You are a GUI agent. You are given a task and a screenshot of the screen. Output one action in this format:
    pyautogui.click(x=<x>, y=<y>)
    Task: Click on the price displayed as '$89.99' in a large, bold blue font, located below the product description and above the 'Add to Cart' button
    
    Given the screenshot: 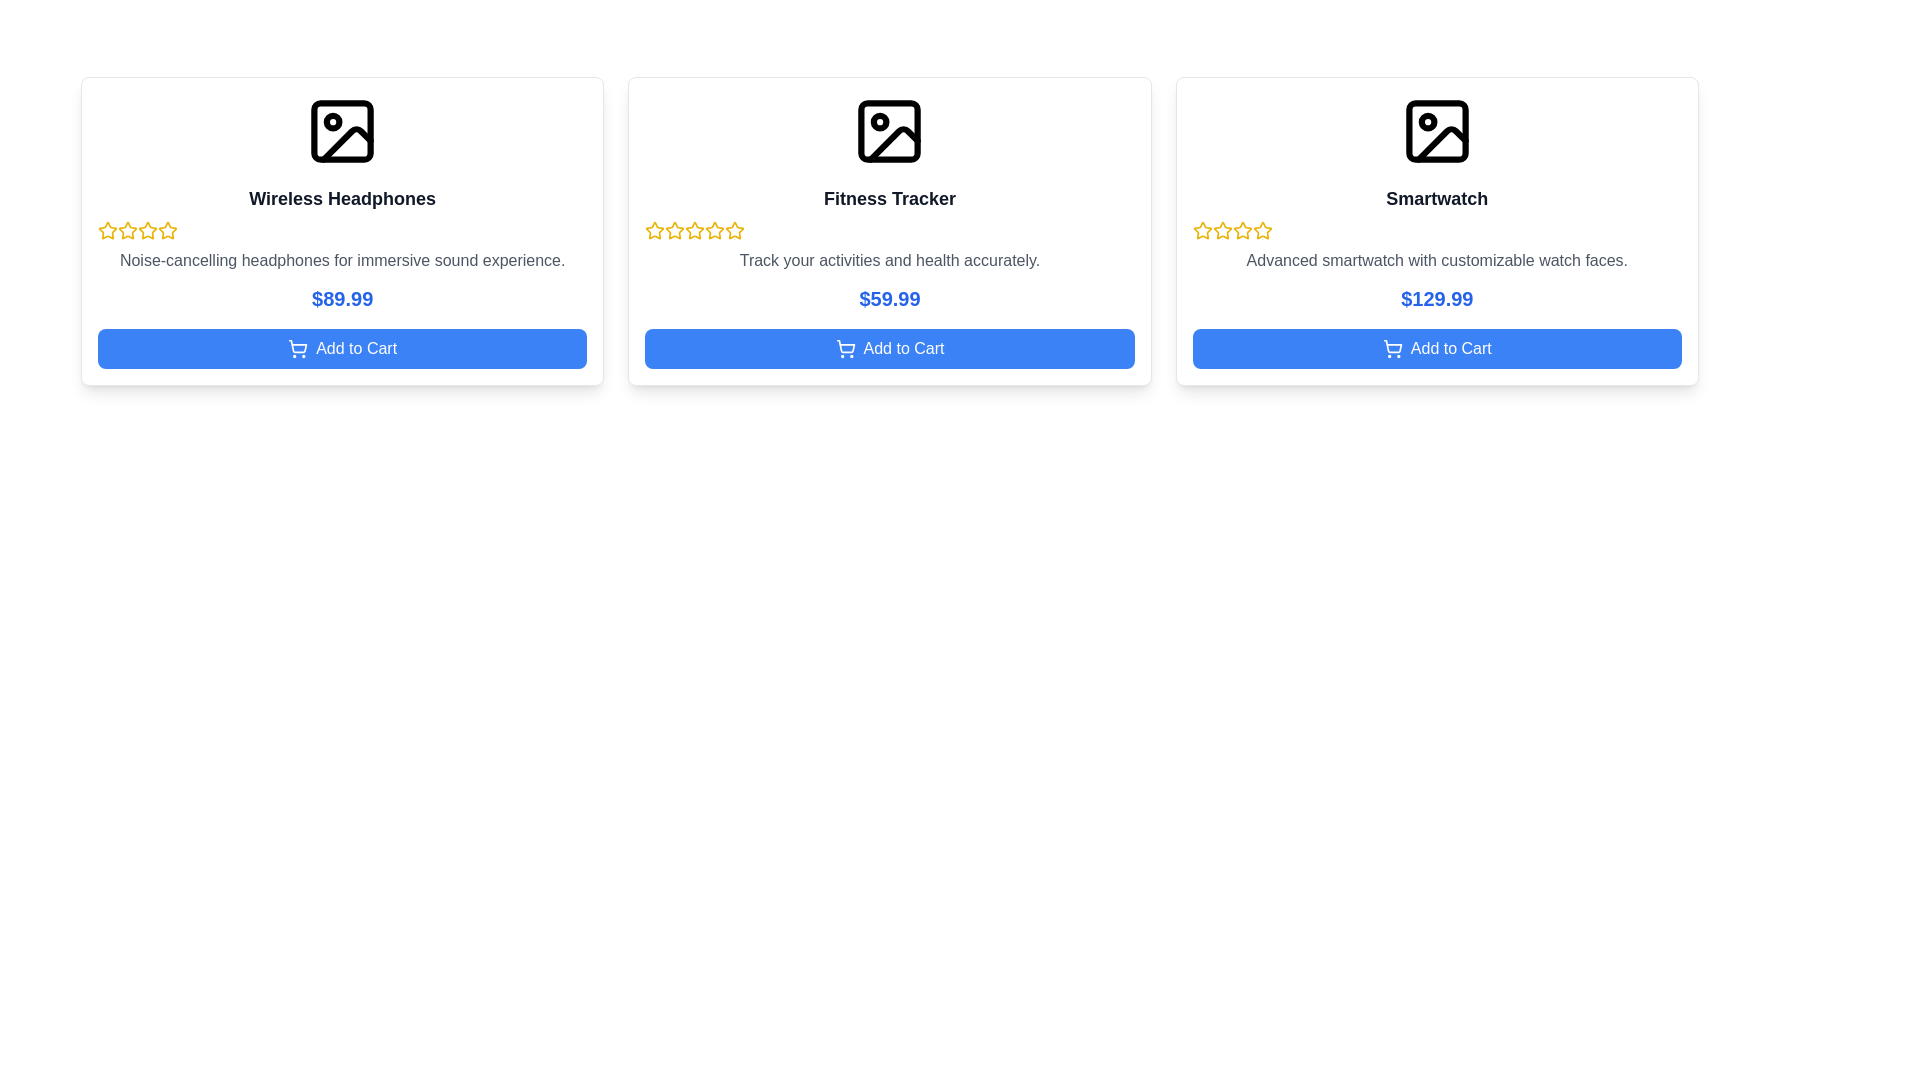 What is the action you would take?
    pyautogui.click(x=342, y=299)
    